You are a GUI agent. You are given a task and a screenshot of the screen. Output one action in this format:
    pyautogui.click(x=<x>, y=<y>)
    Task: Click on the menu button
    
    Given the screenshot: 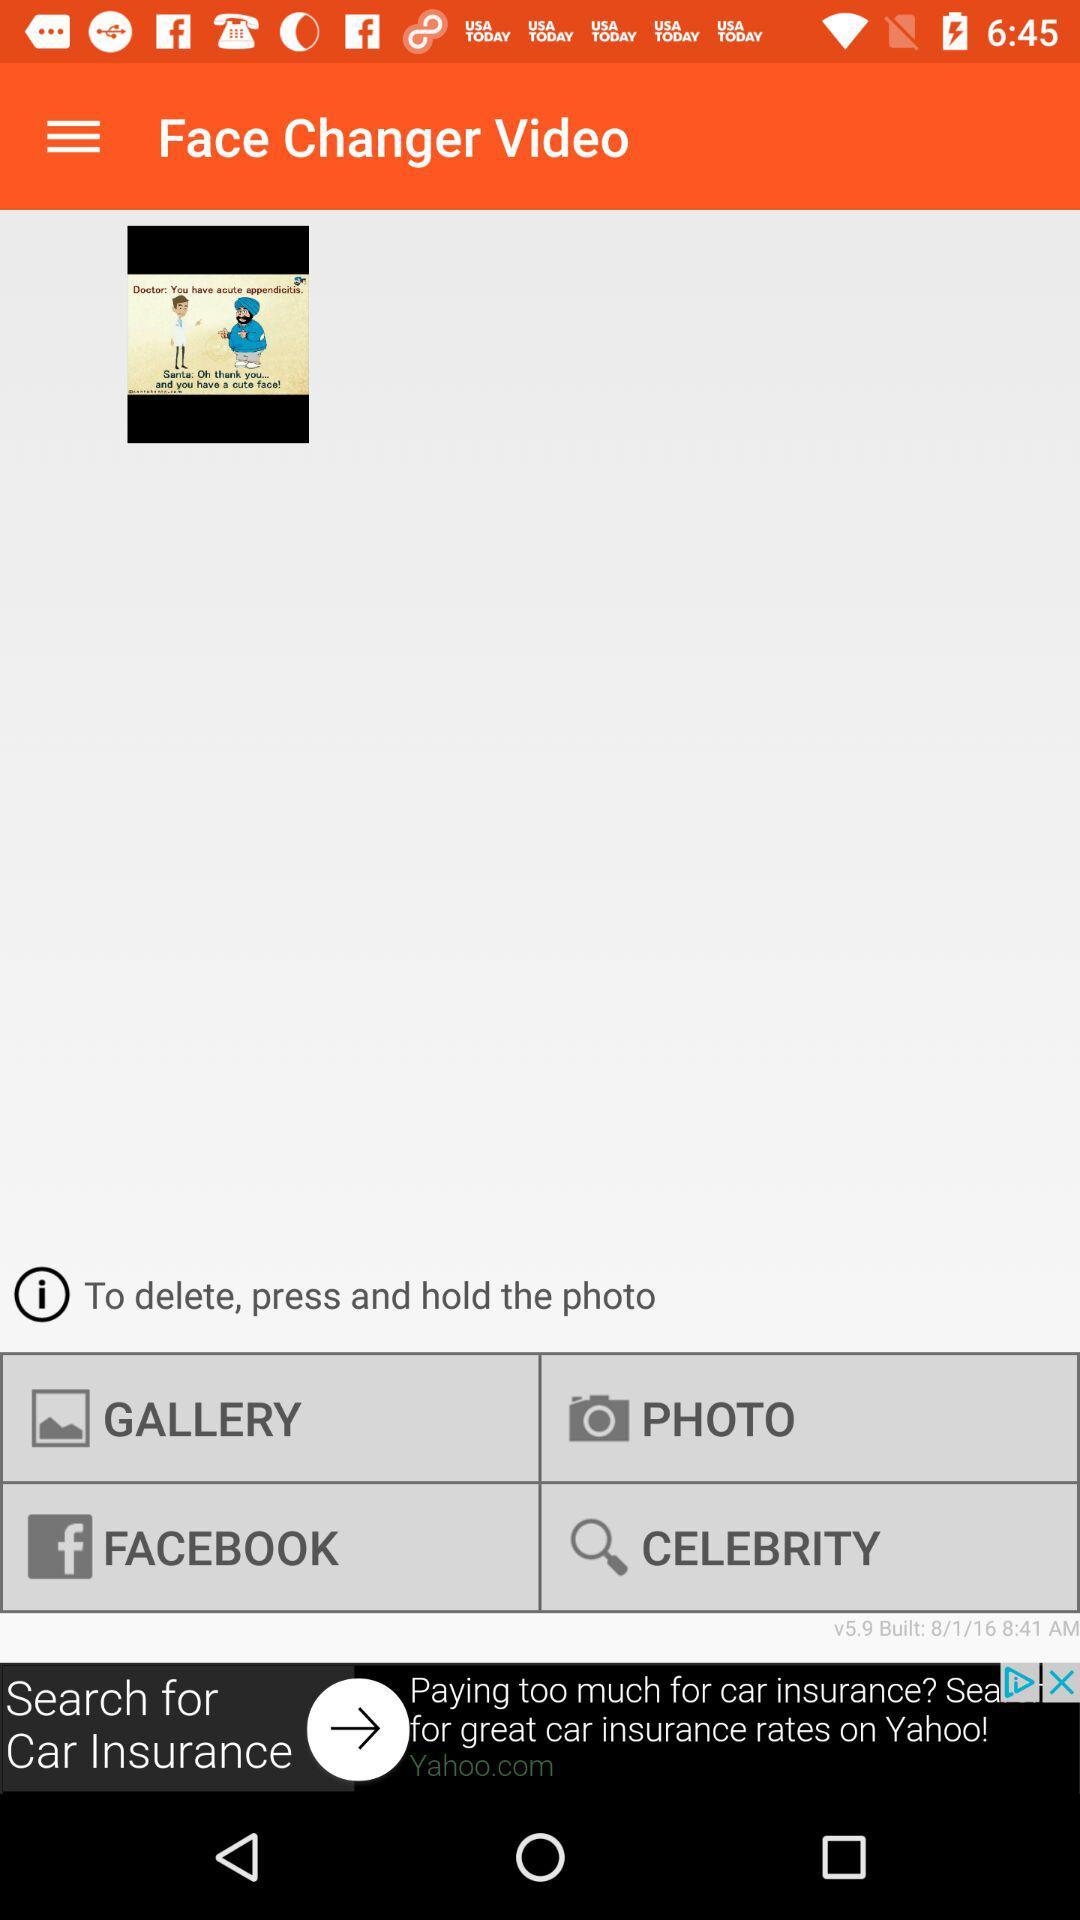 What is the action you would take?
    pyautogui.click(x=72, y=135)
    